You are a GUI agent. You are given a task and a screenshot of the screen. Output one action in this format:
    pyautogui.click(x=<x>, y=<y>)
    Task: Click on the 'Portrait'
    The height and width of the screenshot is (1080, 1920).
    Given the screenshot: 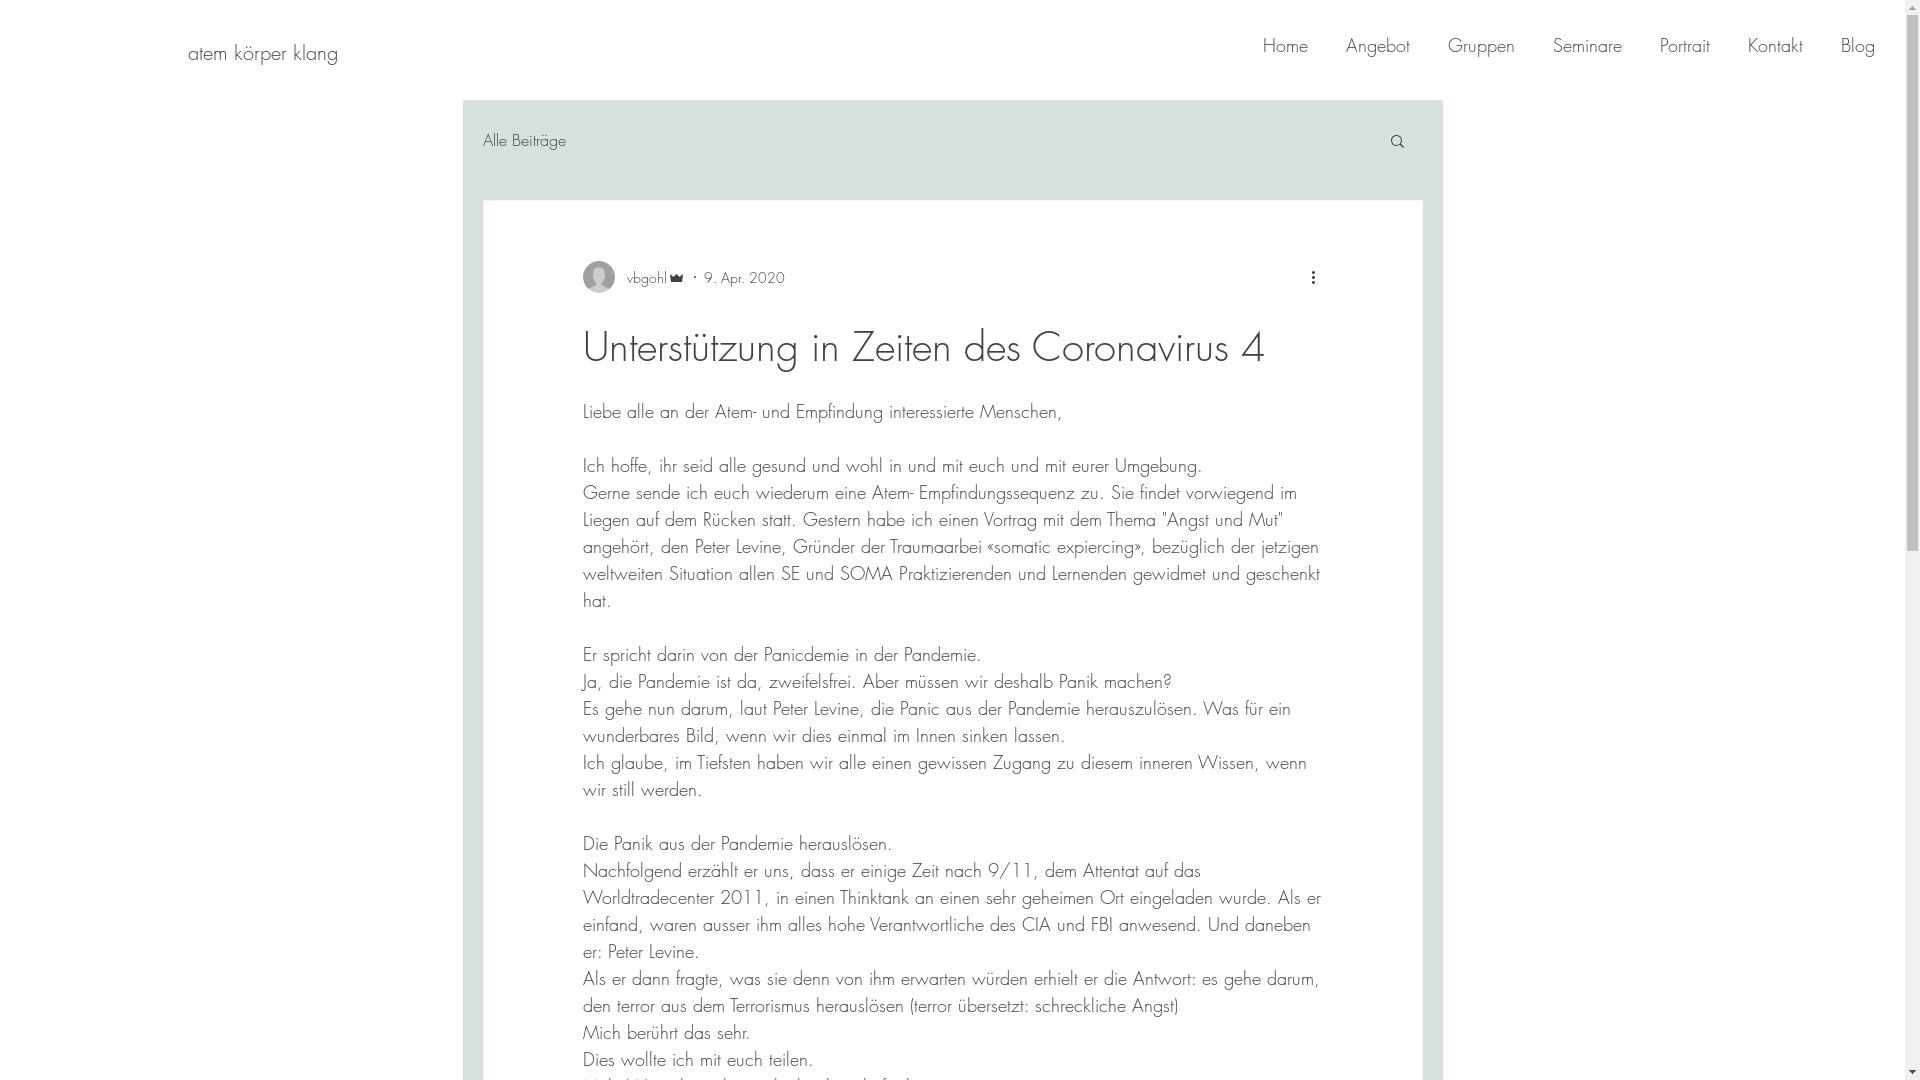 What is the action you would take?
    pyautogui.click(x=1675, y=45)
    